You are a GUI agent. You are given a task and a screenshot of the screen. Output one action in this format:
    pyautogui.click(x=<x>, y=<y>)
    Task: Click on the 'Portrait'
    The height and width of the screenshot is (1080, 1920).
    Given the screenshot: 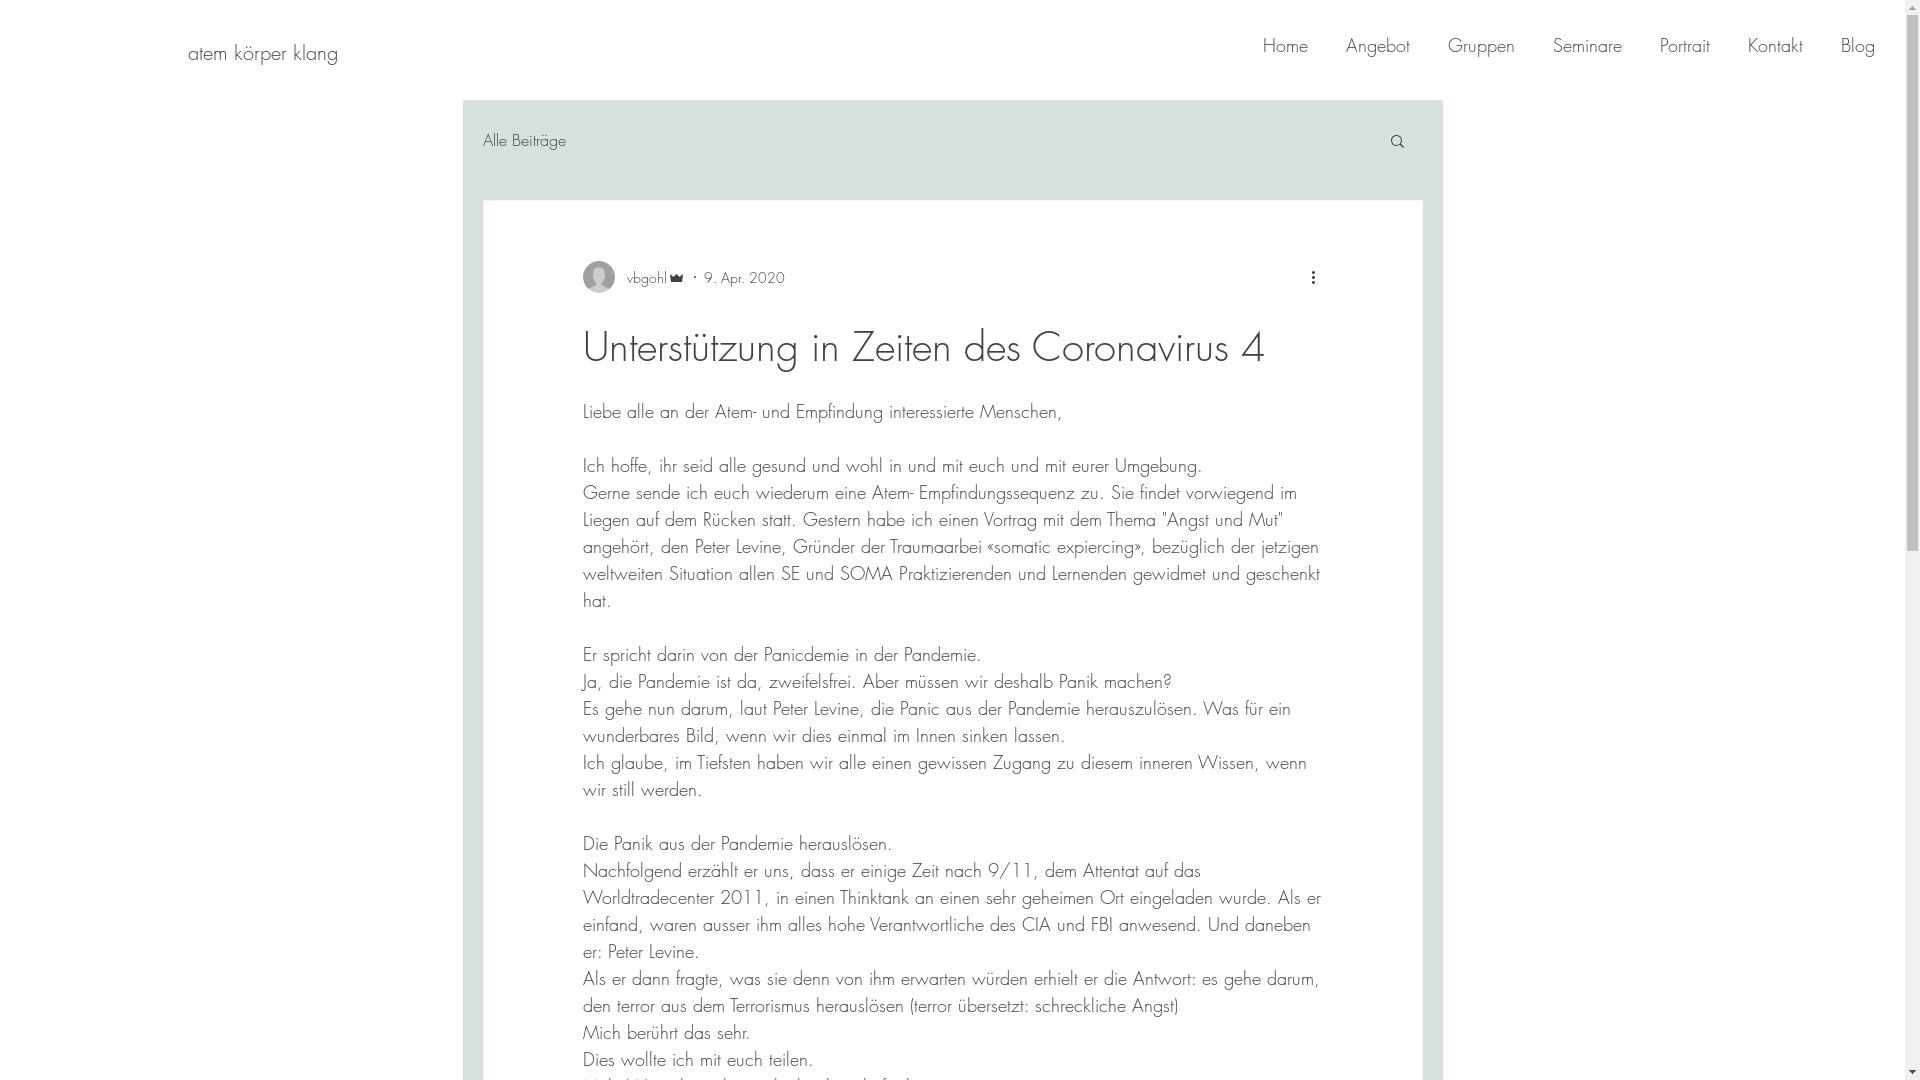 What is the action you would take?
    pyautogui.click(x=1675, y=45)
    